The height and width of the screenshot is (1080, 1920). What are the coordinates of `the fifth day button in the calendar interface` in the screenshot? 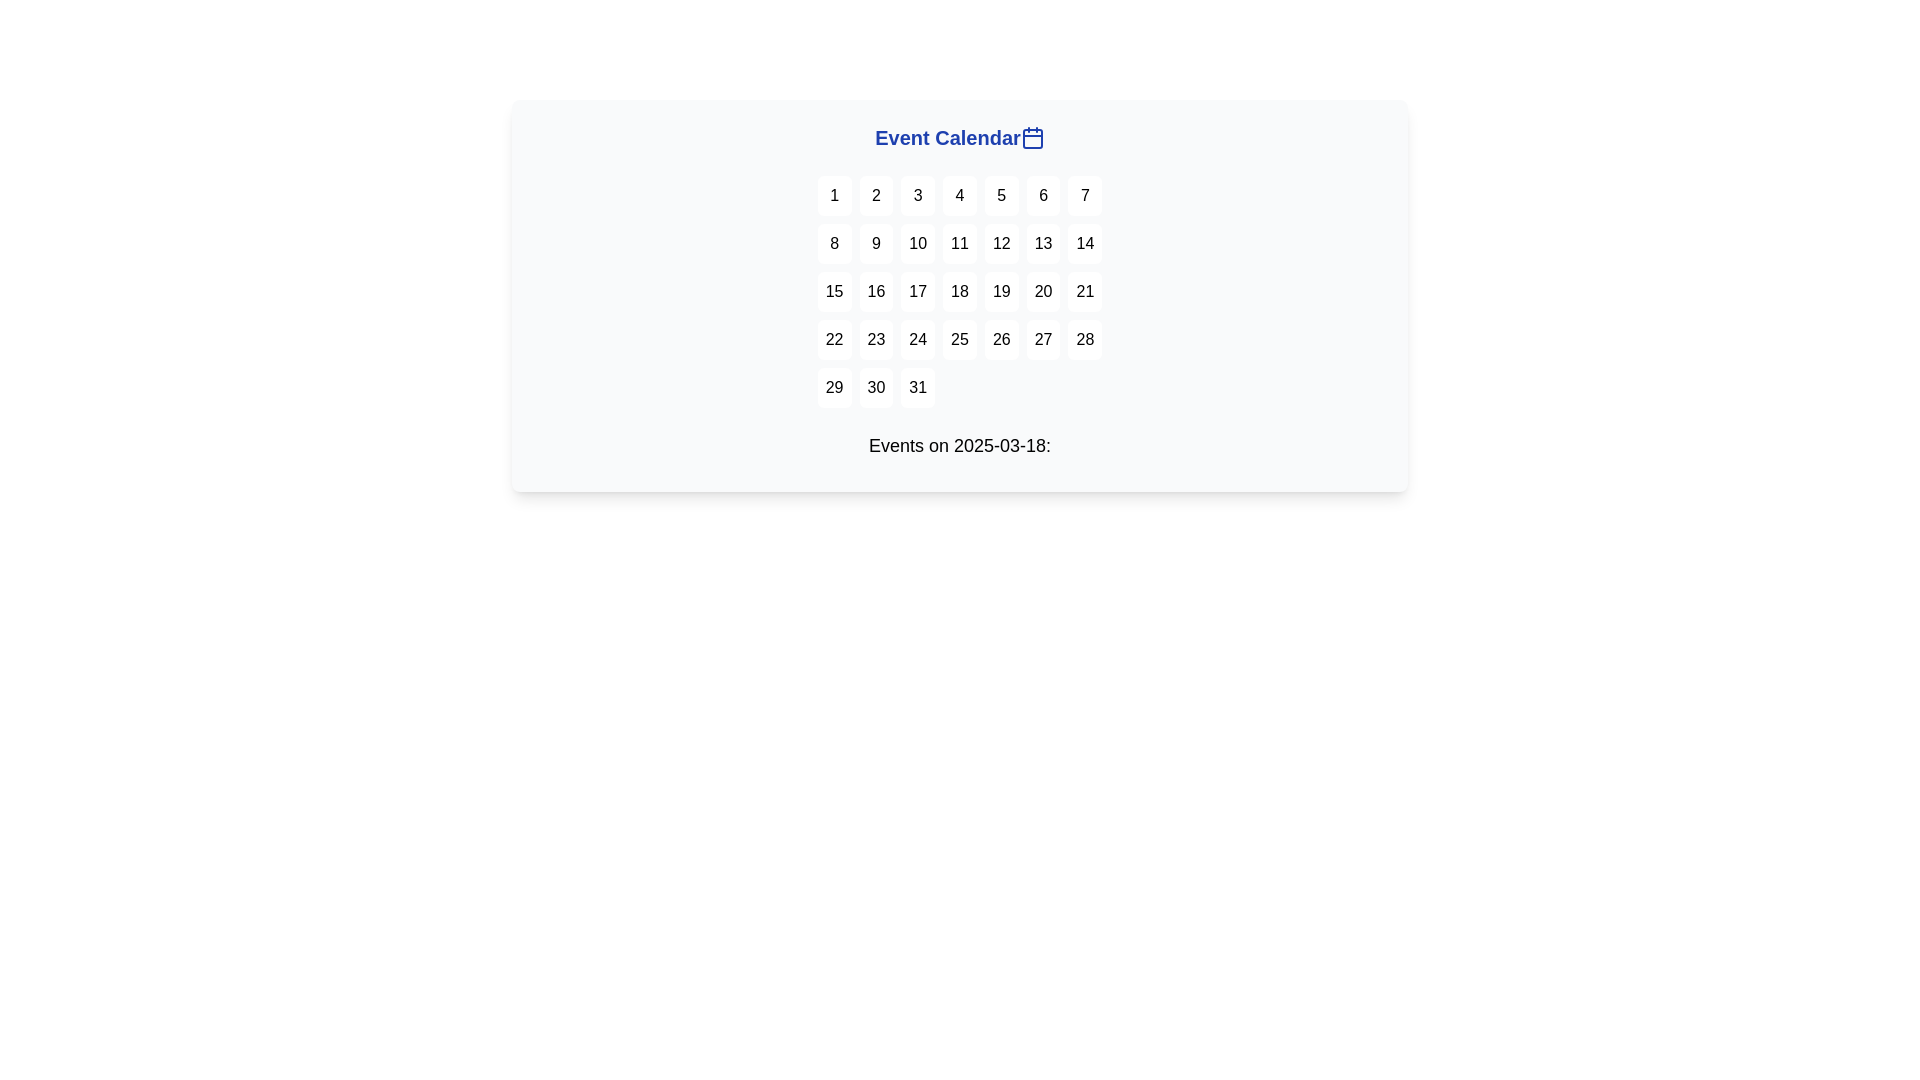 It's located at (1001, 196).